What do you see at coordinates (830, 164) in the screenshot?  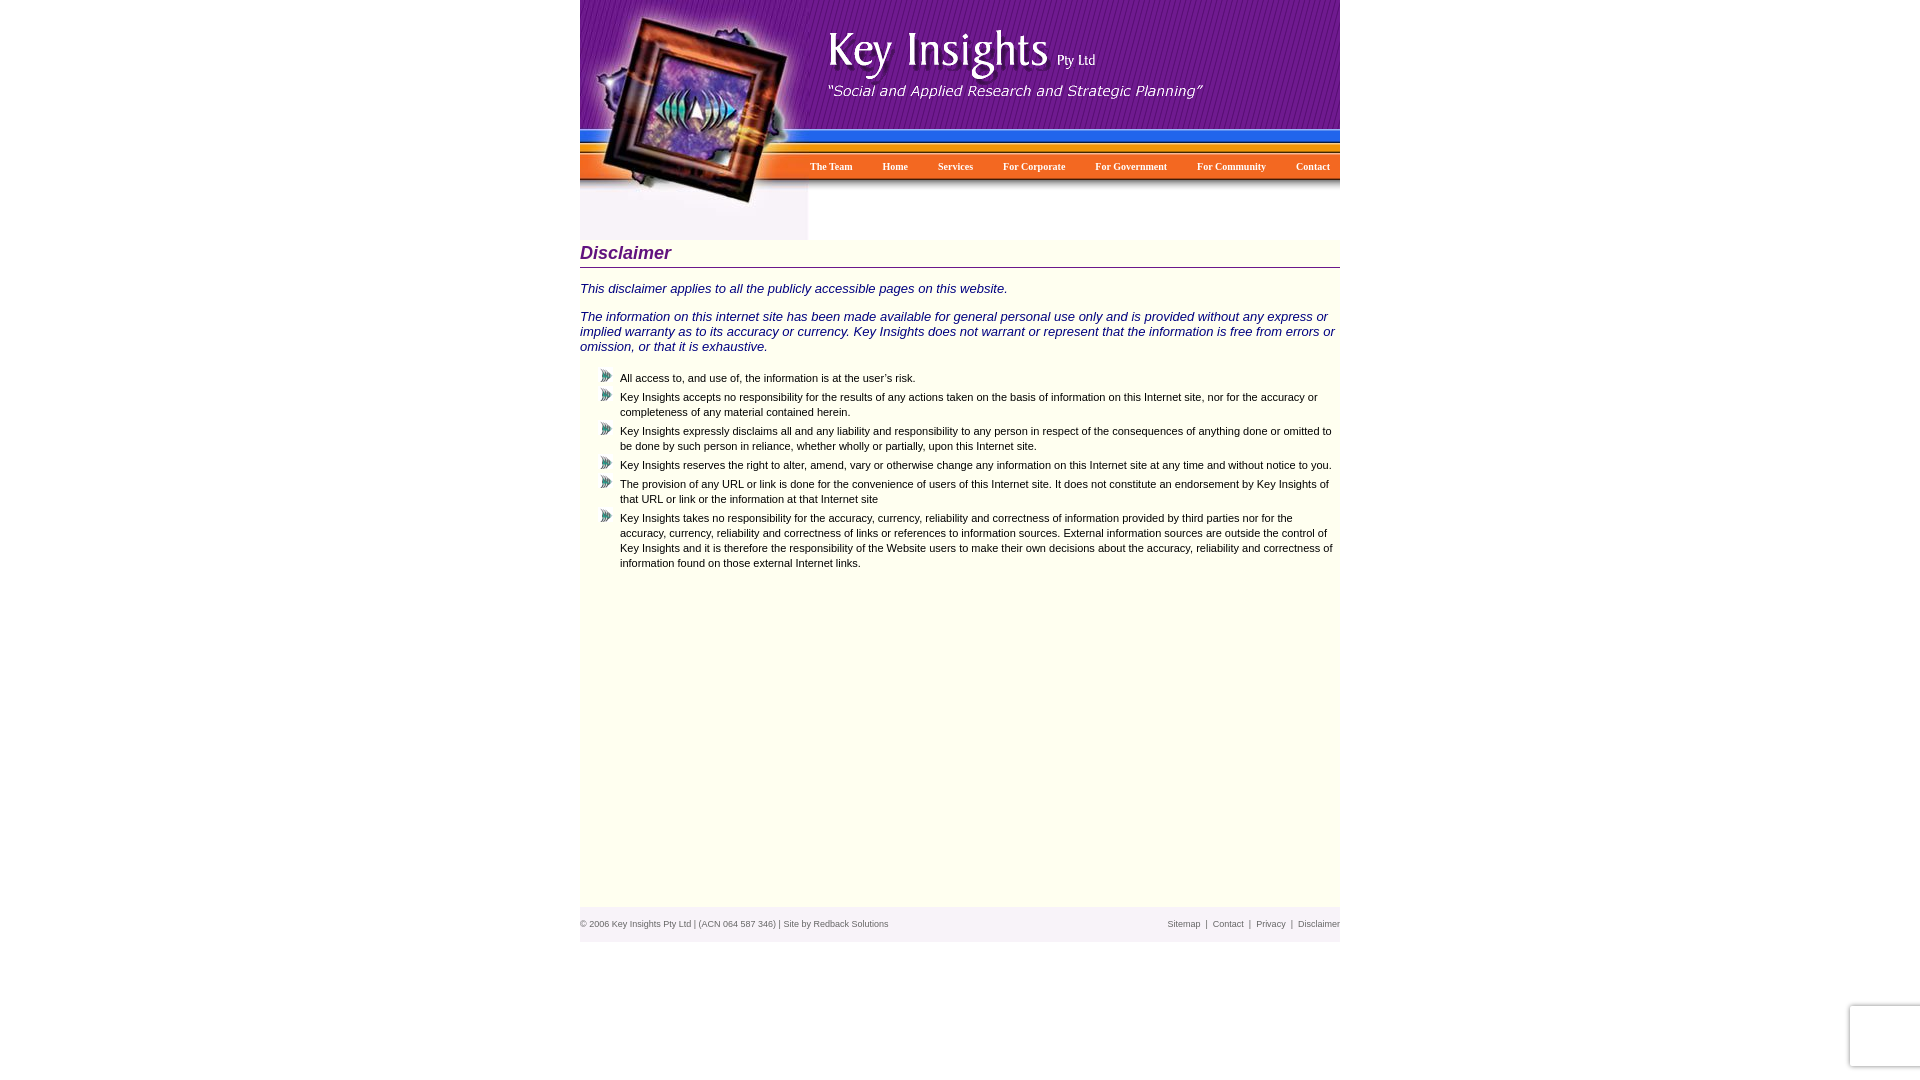 I see `'The Team'` at bounding box center [830, 164].